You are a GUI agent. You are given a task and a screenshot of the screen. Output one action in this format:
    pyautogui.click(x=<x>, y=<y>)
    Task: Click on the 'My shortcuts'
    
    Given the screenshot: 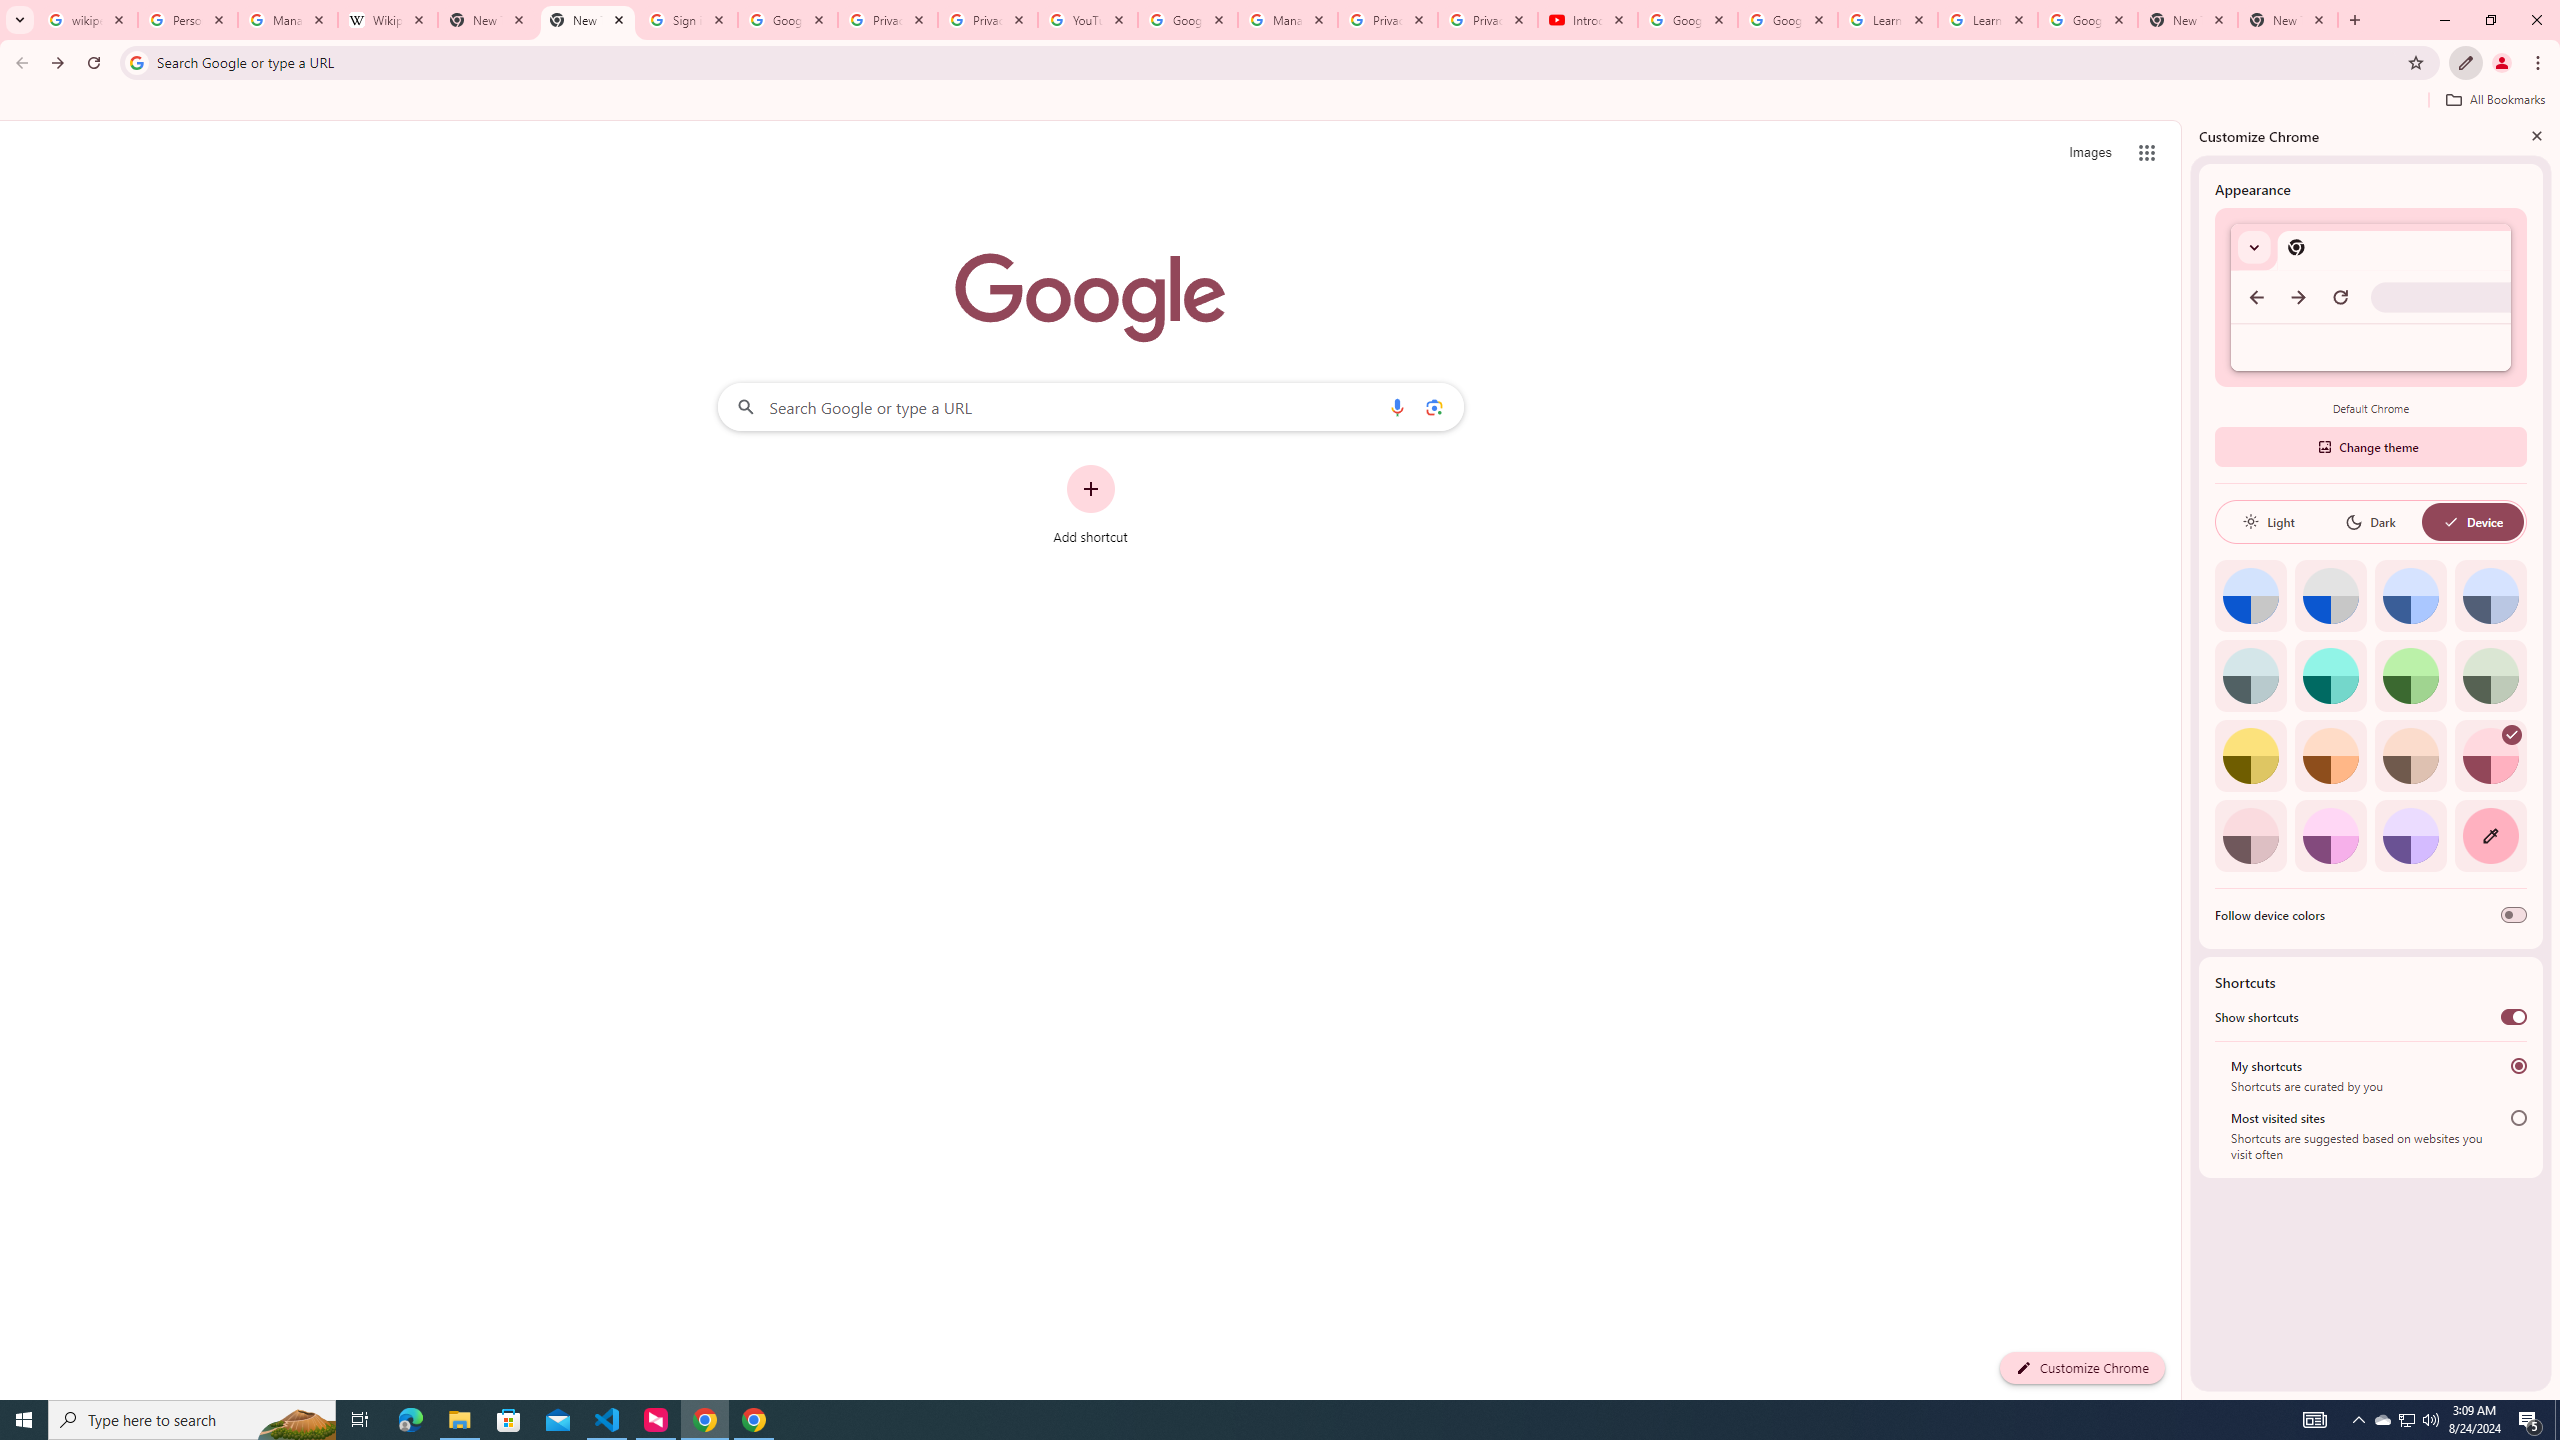 What is the action you would take?
    pyautogui.click(x=2519, y=1065)
    